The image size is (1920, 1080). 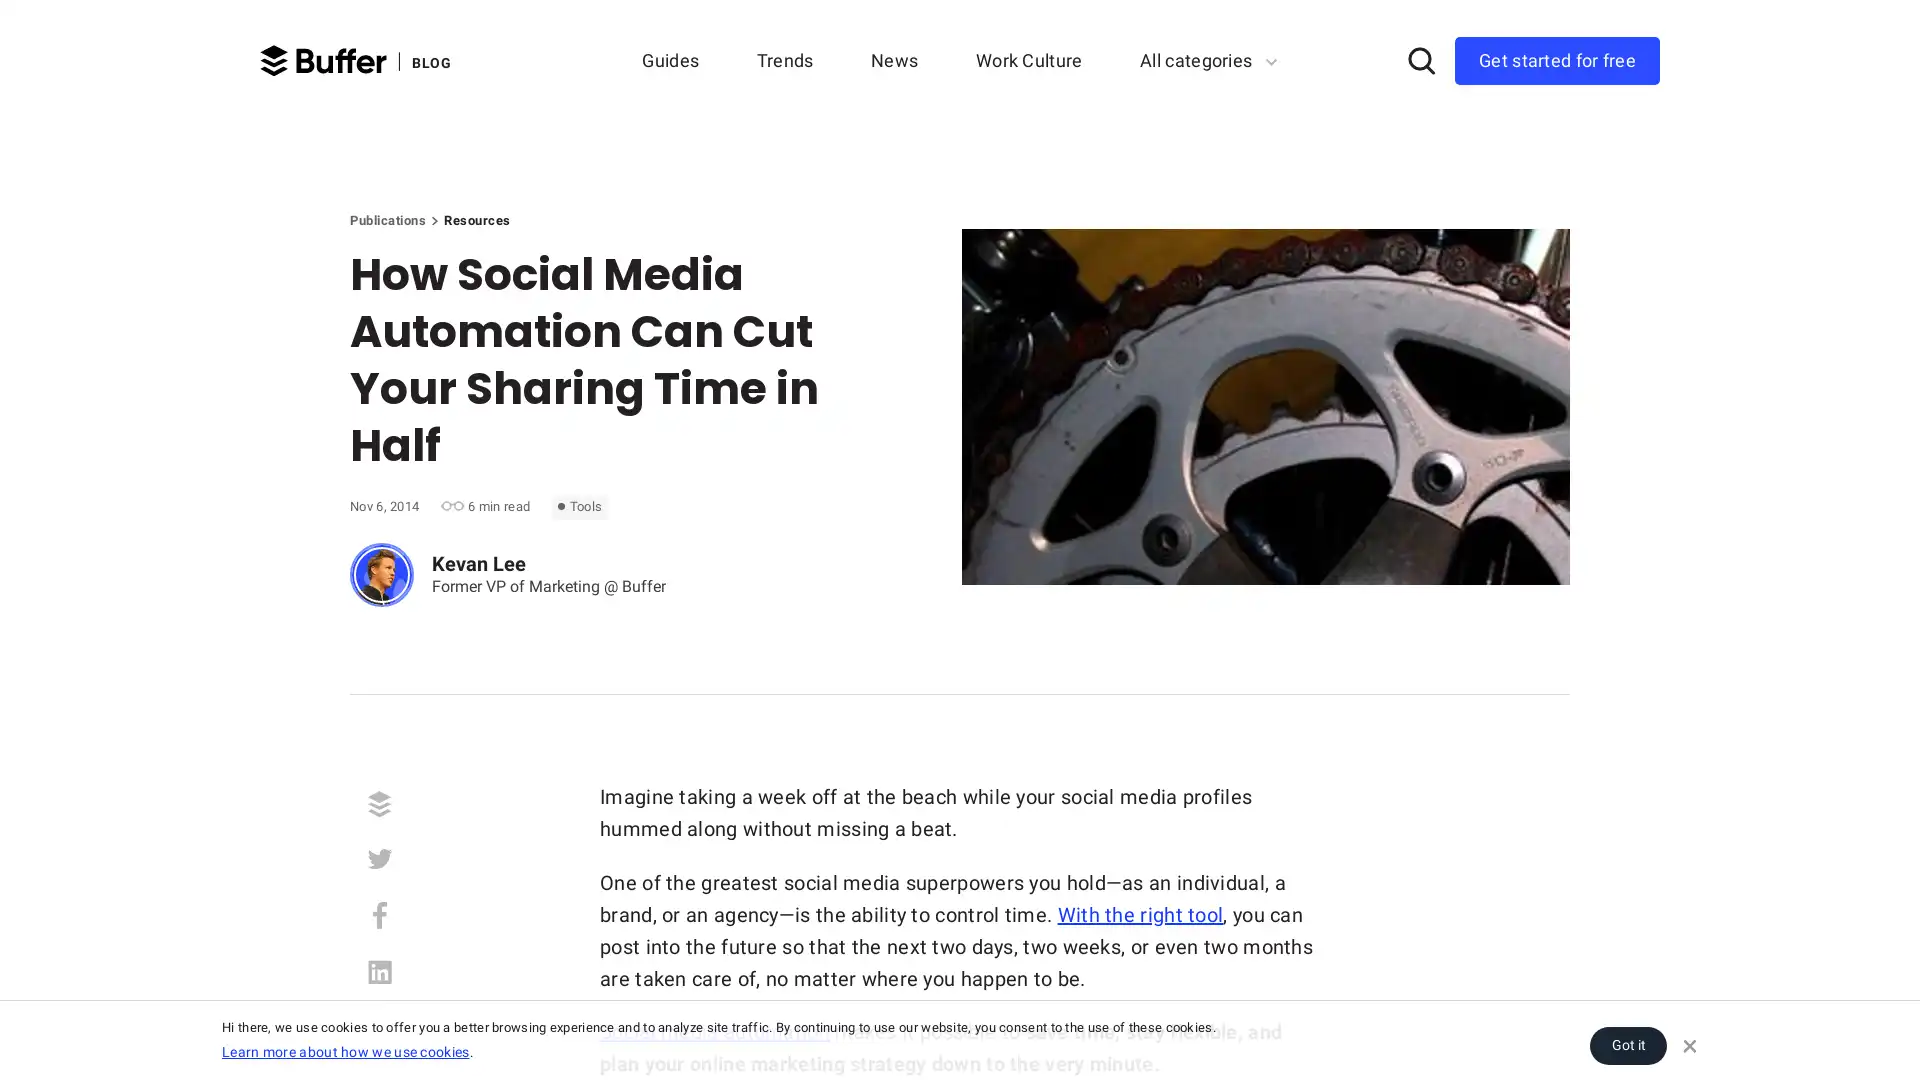 I want to click on Guides, so click(x=670, y=60).